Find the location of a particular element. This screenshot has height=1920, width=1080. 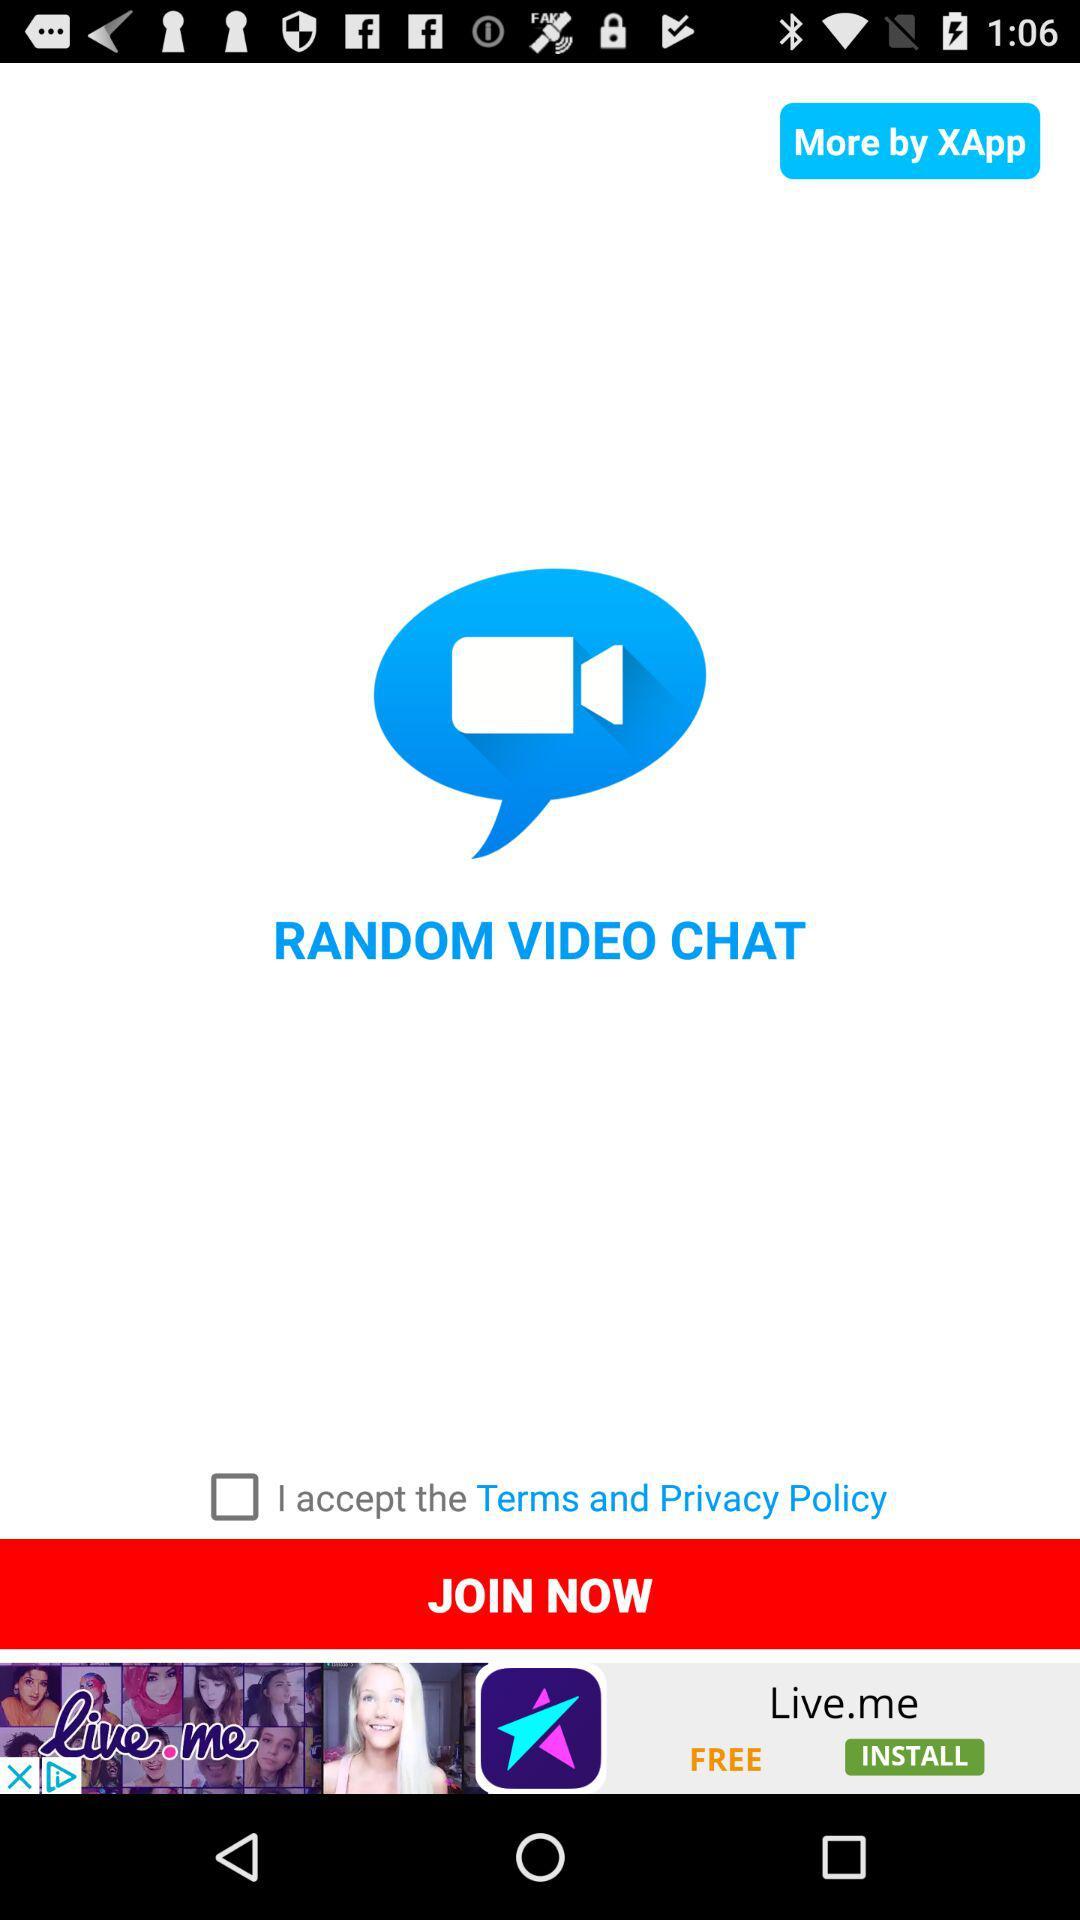

to accept the terms and privacy policy is located at coordinates (233, 1497).